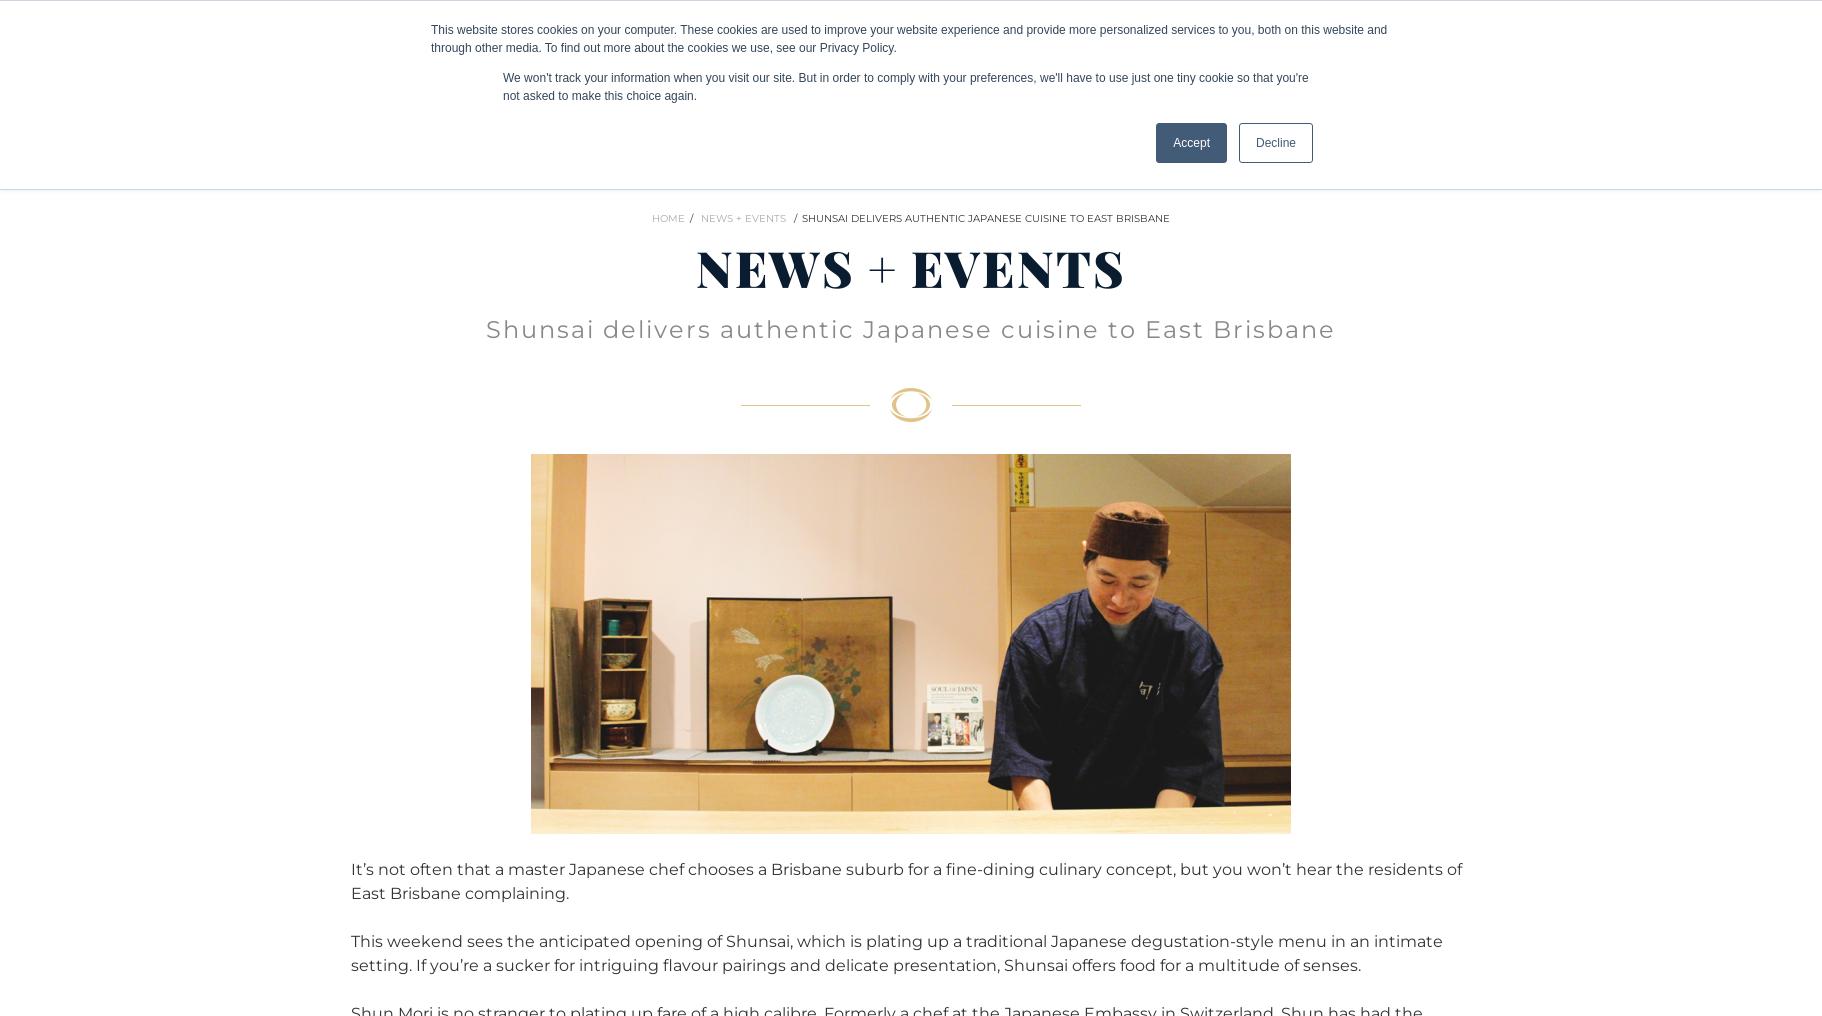 The width and height of the screenshot is (1822, 1016). What do you see at coordinates (134, 38) in the screenshot?
I see `'Buyers'` at bounding box center [134, 38].